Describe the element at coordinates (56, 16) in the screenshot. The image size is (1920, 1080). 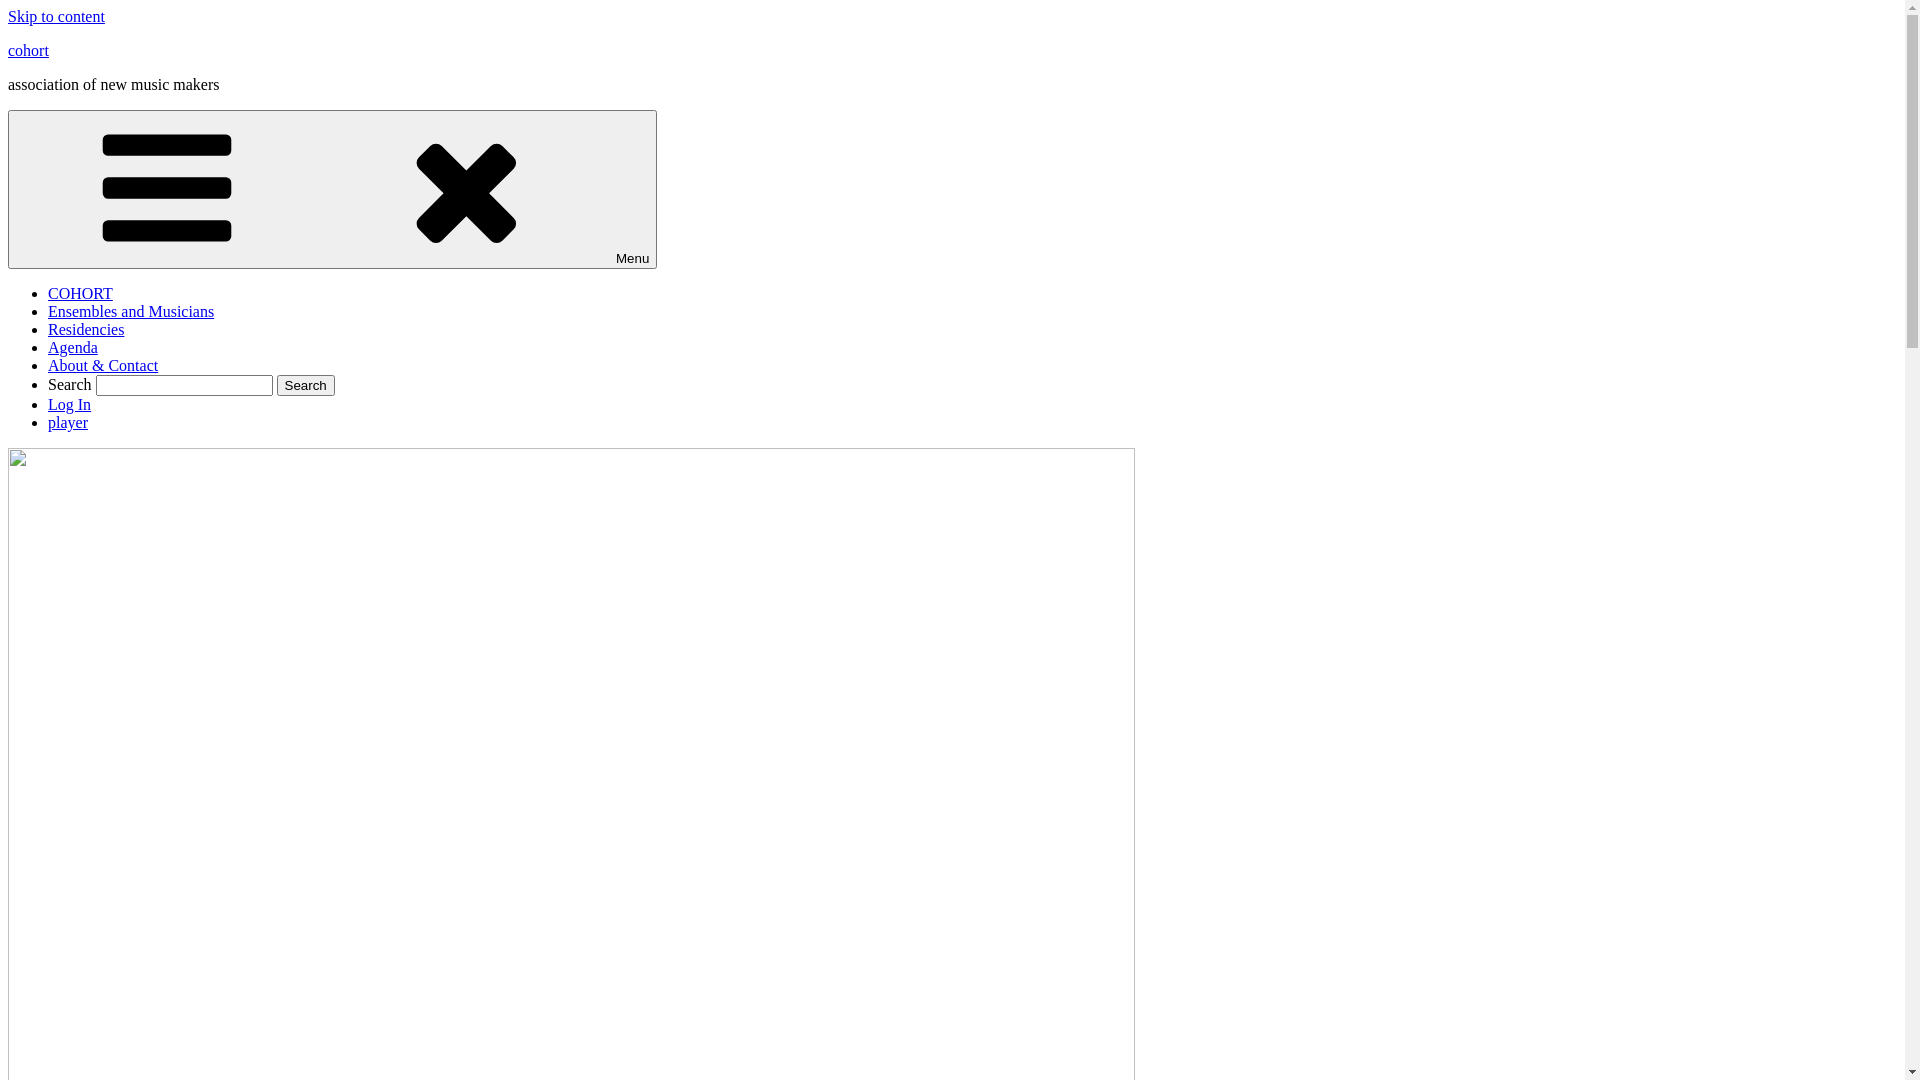
I see `'Skip to content'` at that location.